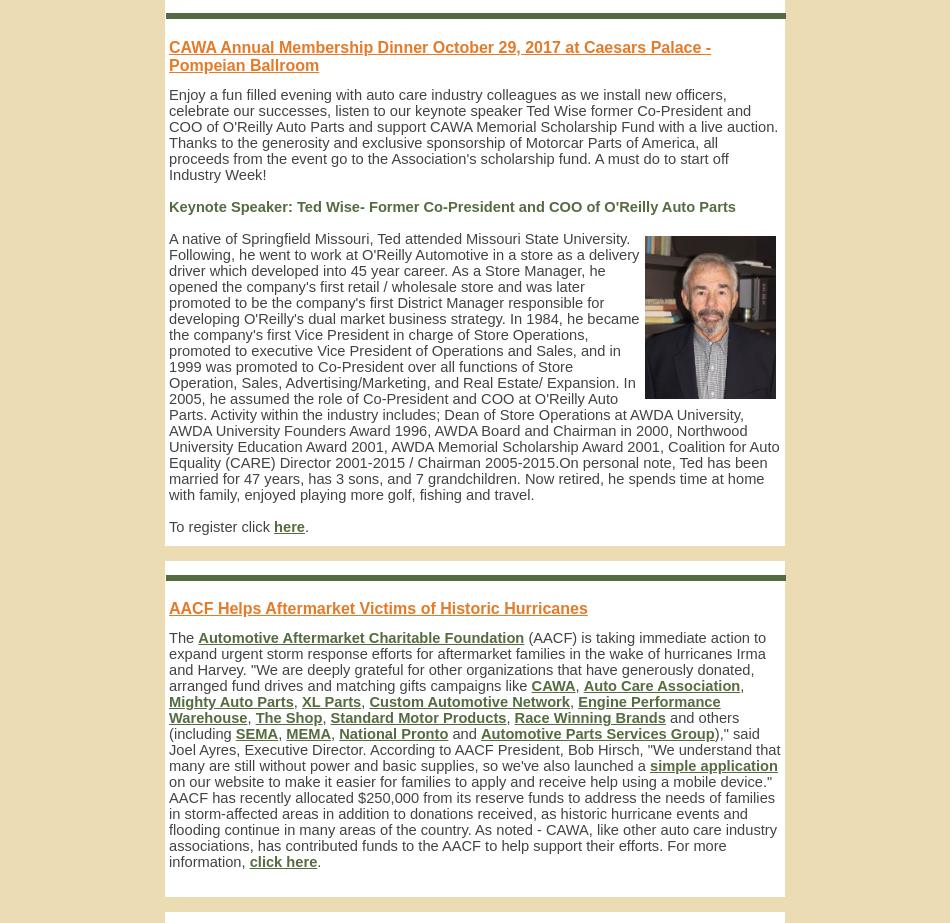 The width and height of the screenshot is (950, 923). What do you see at coordinates (392, 732) in the screenshot?
I see `'National Pronto'` at bounding box center [392, 732].